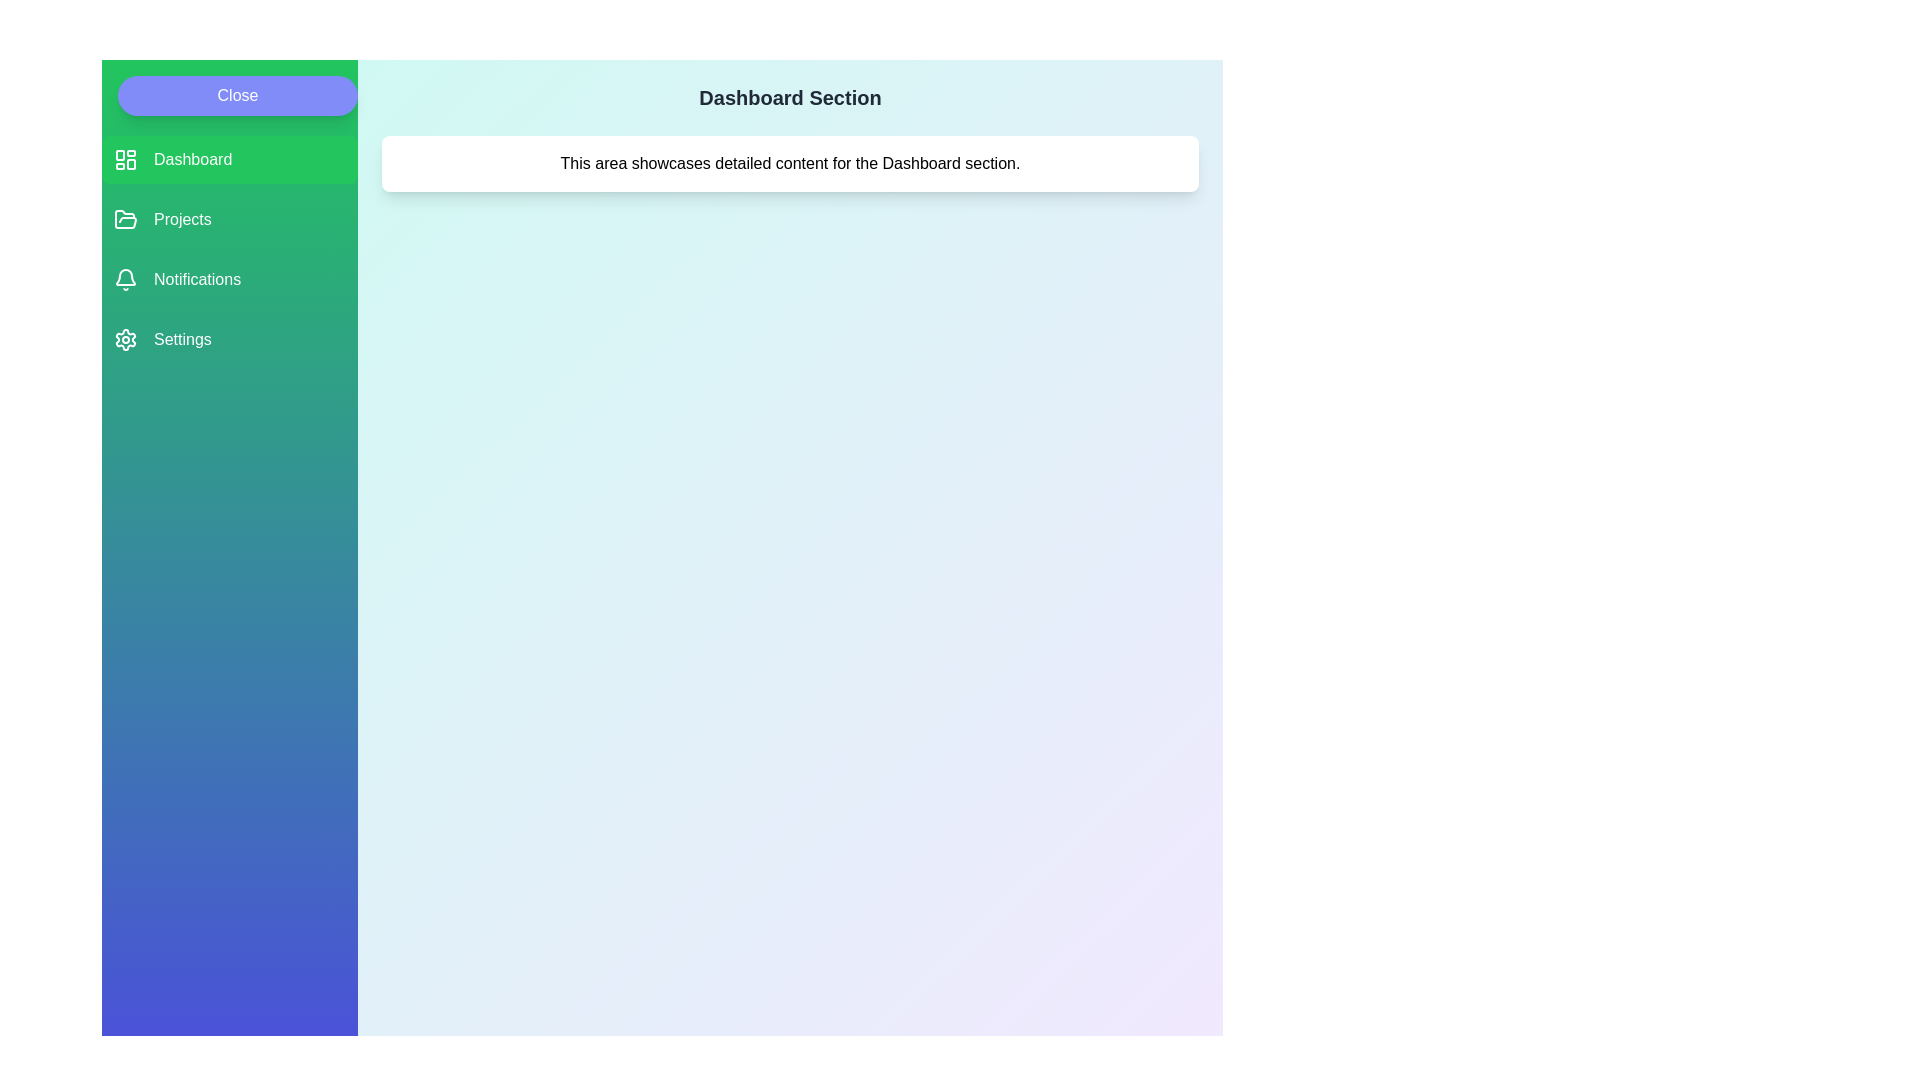 The height and width of the screenshot is (1080, 1920). I want to click on the menu item corresponding to Settings to switch the active section, so click(230, 338).